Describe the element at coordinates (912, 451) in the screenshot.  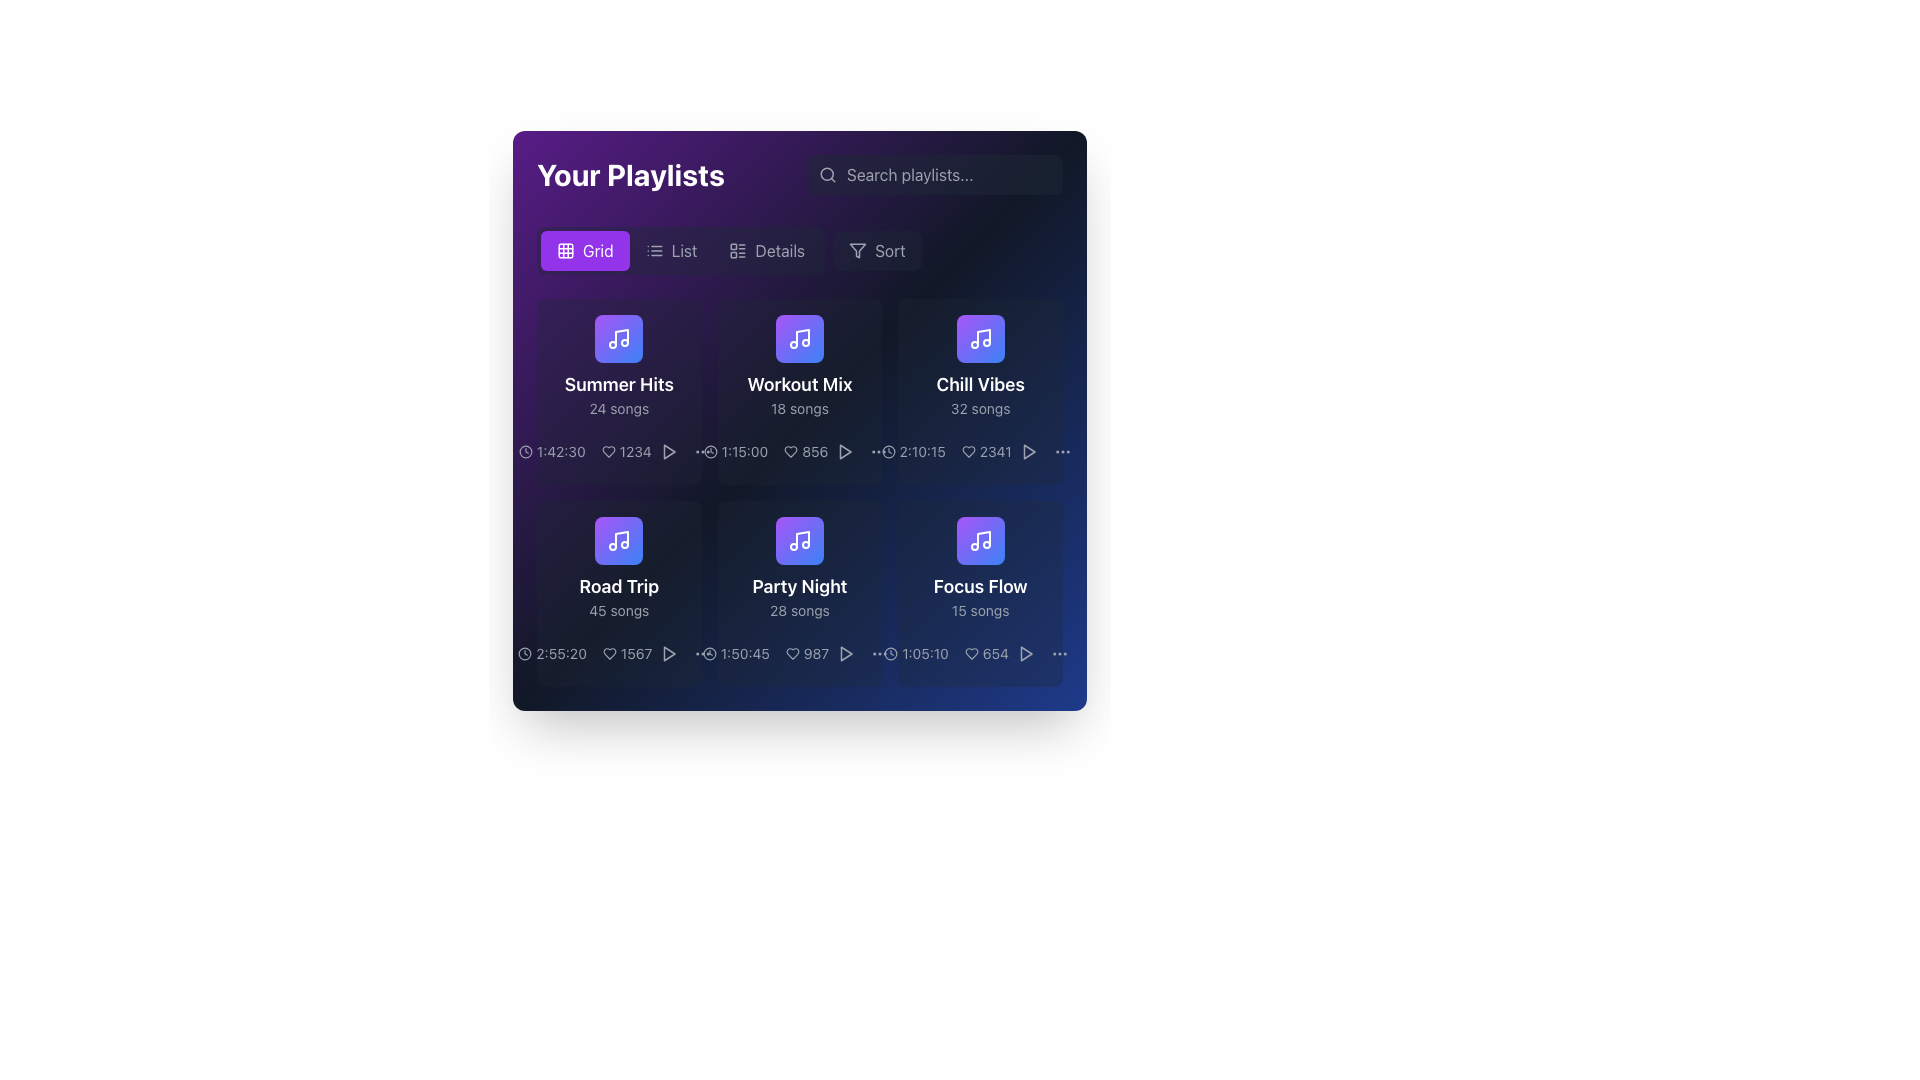
I see `text of the Duration indicator displaying the timestamp '2:10:15' with a clock icon, located in the upper-right portion of the metadata for 'Chill Vibes'` at that location.